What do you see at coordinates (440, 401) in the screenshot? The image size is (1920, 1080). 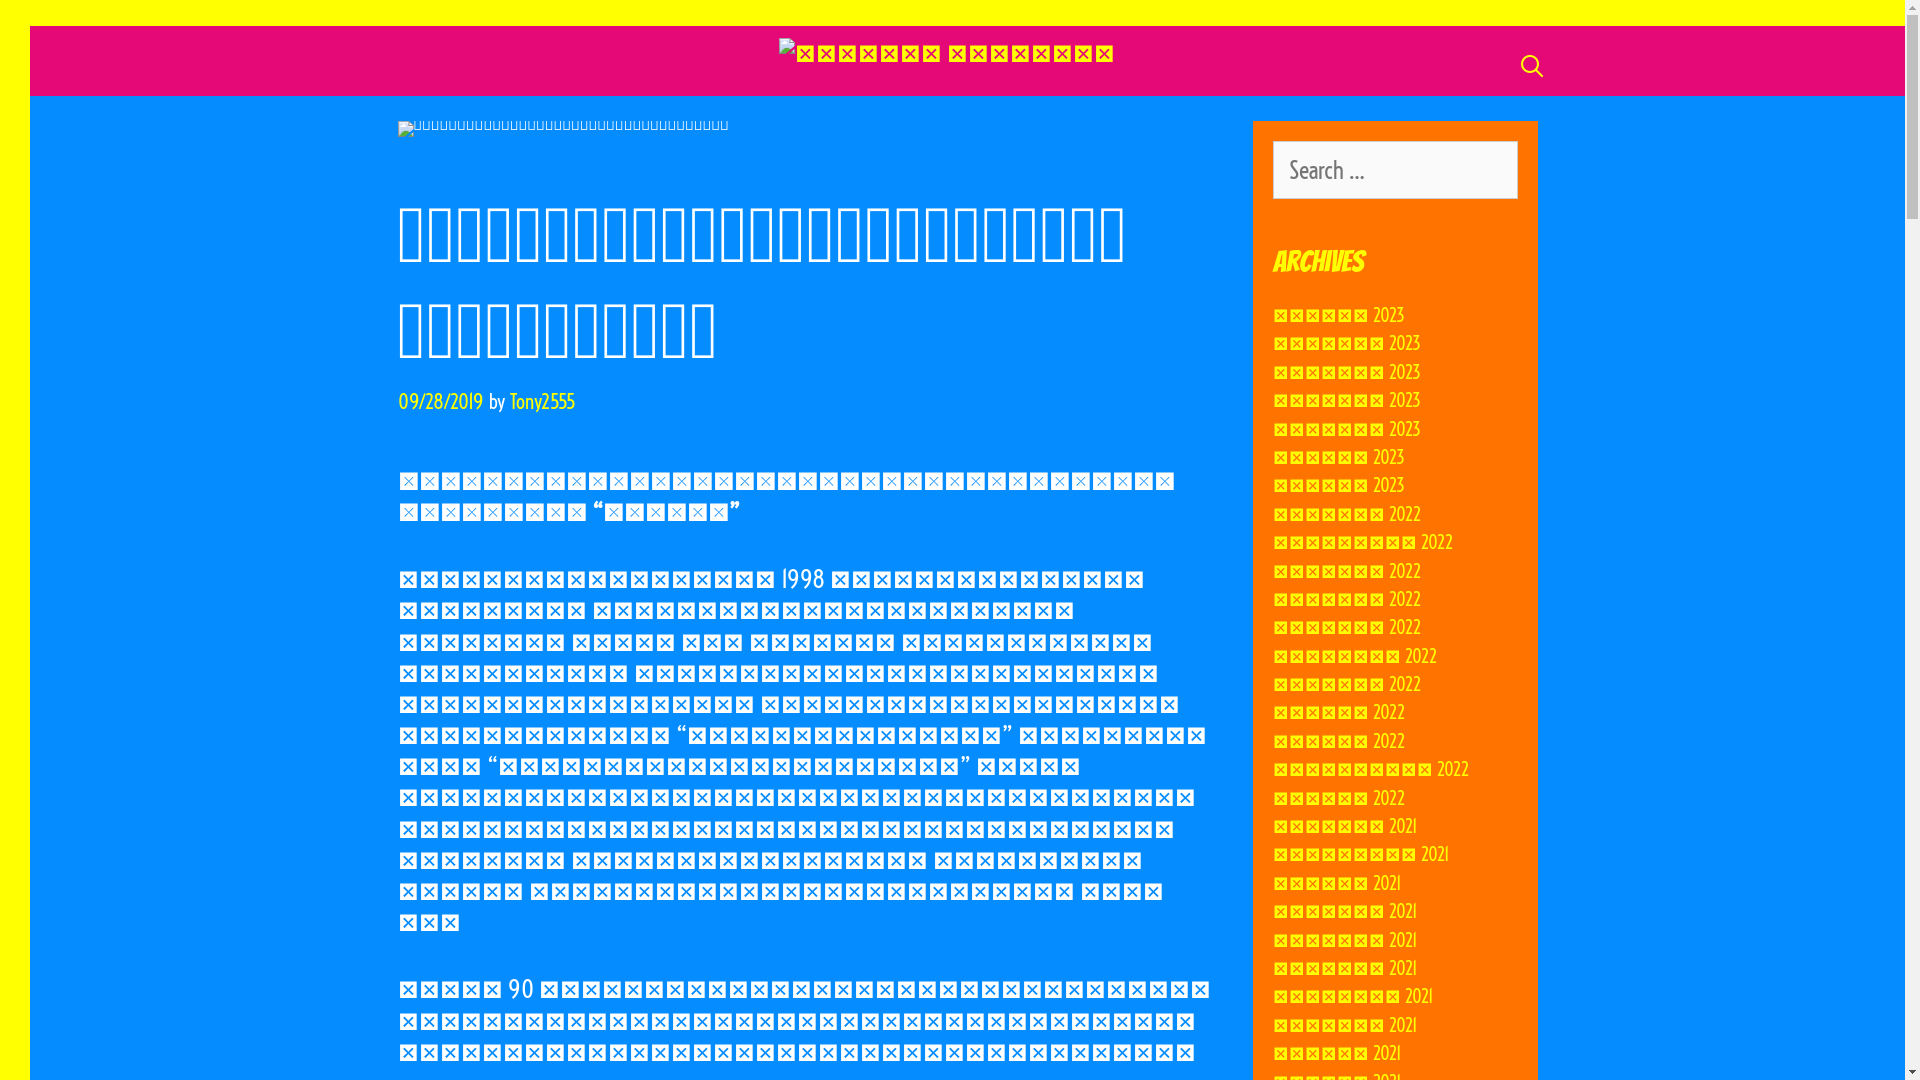 I see `'09/28/2019'` at bounding box center [440, 401].